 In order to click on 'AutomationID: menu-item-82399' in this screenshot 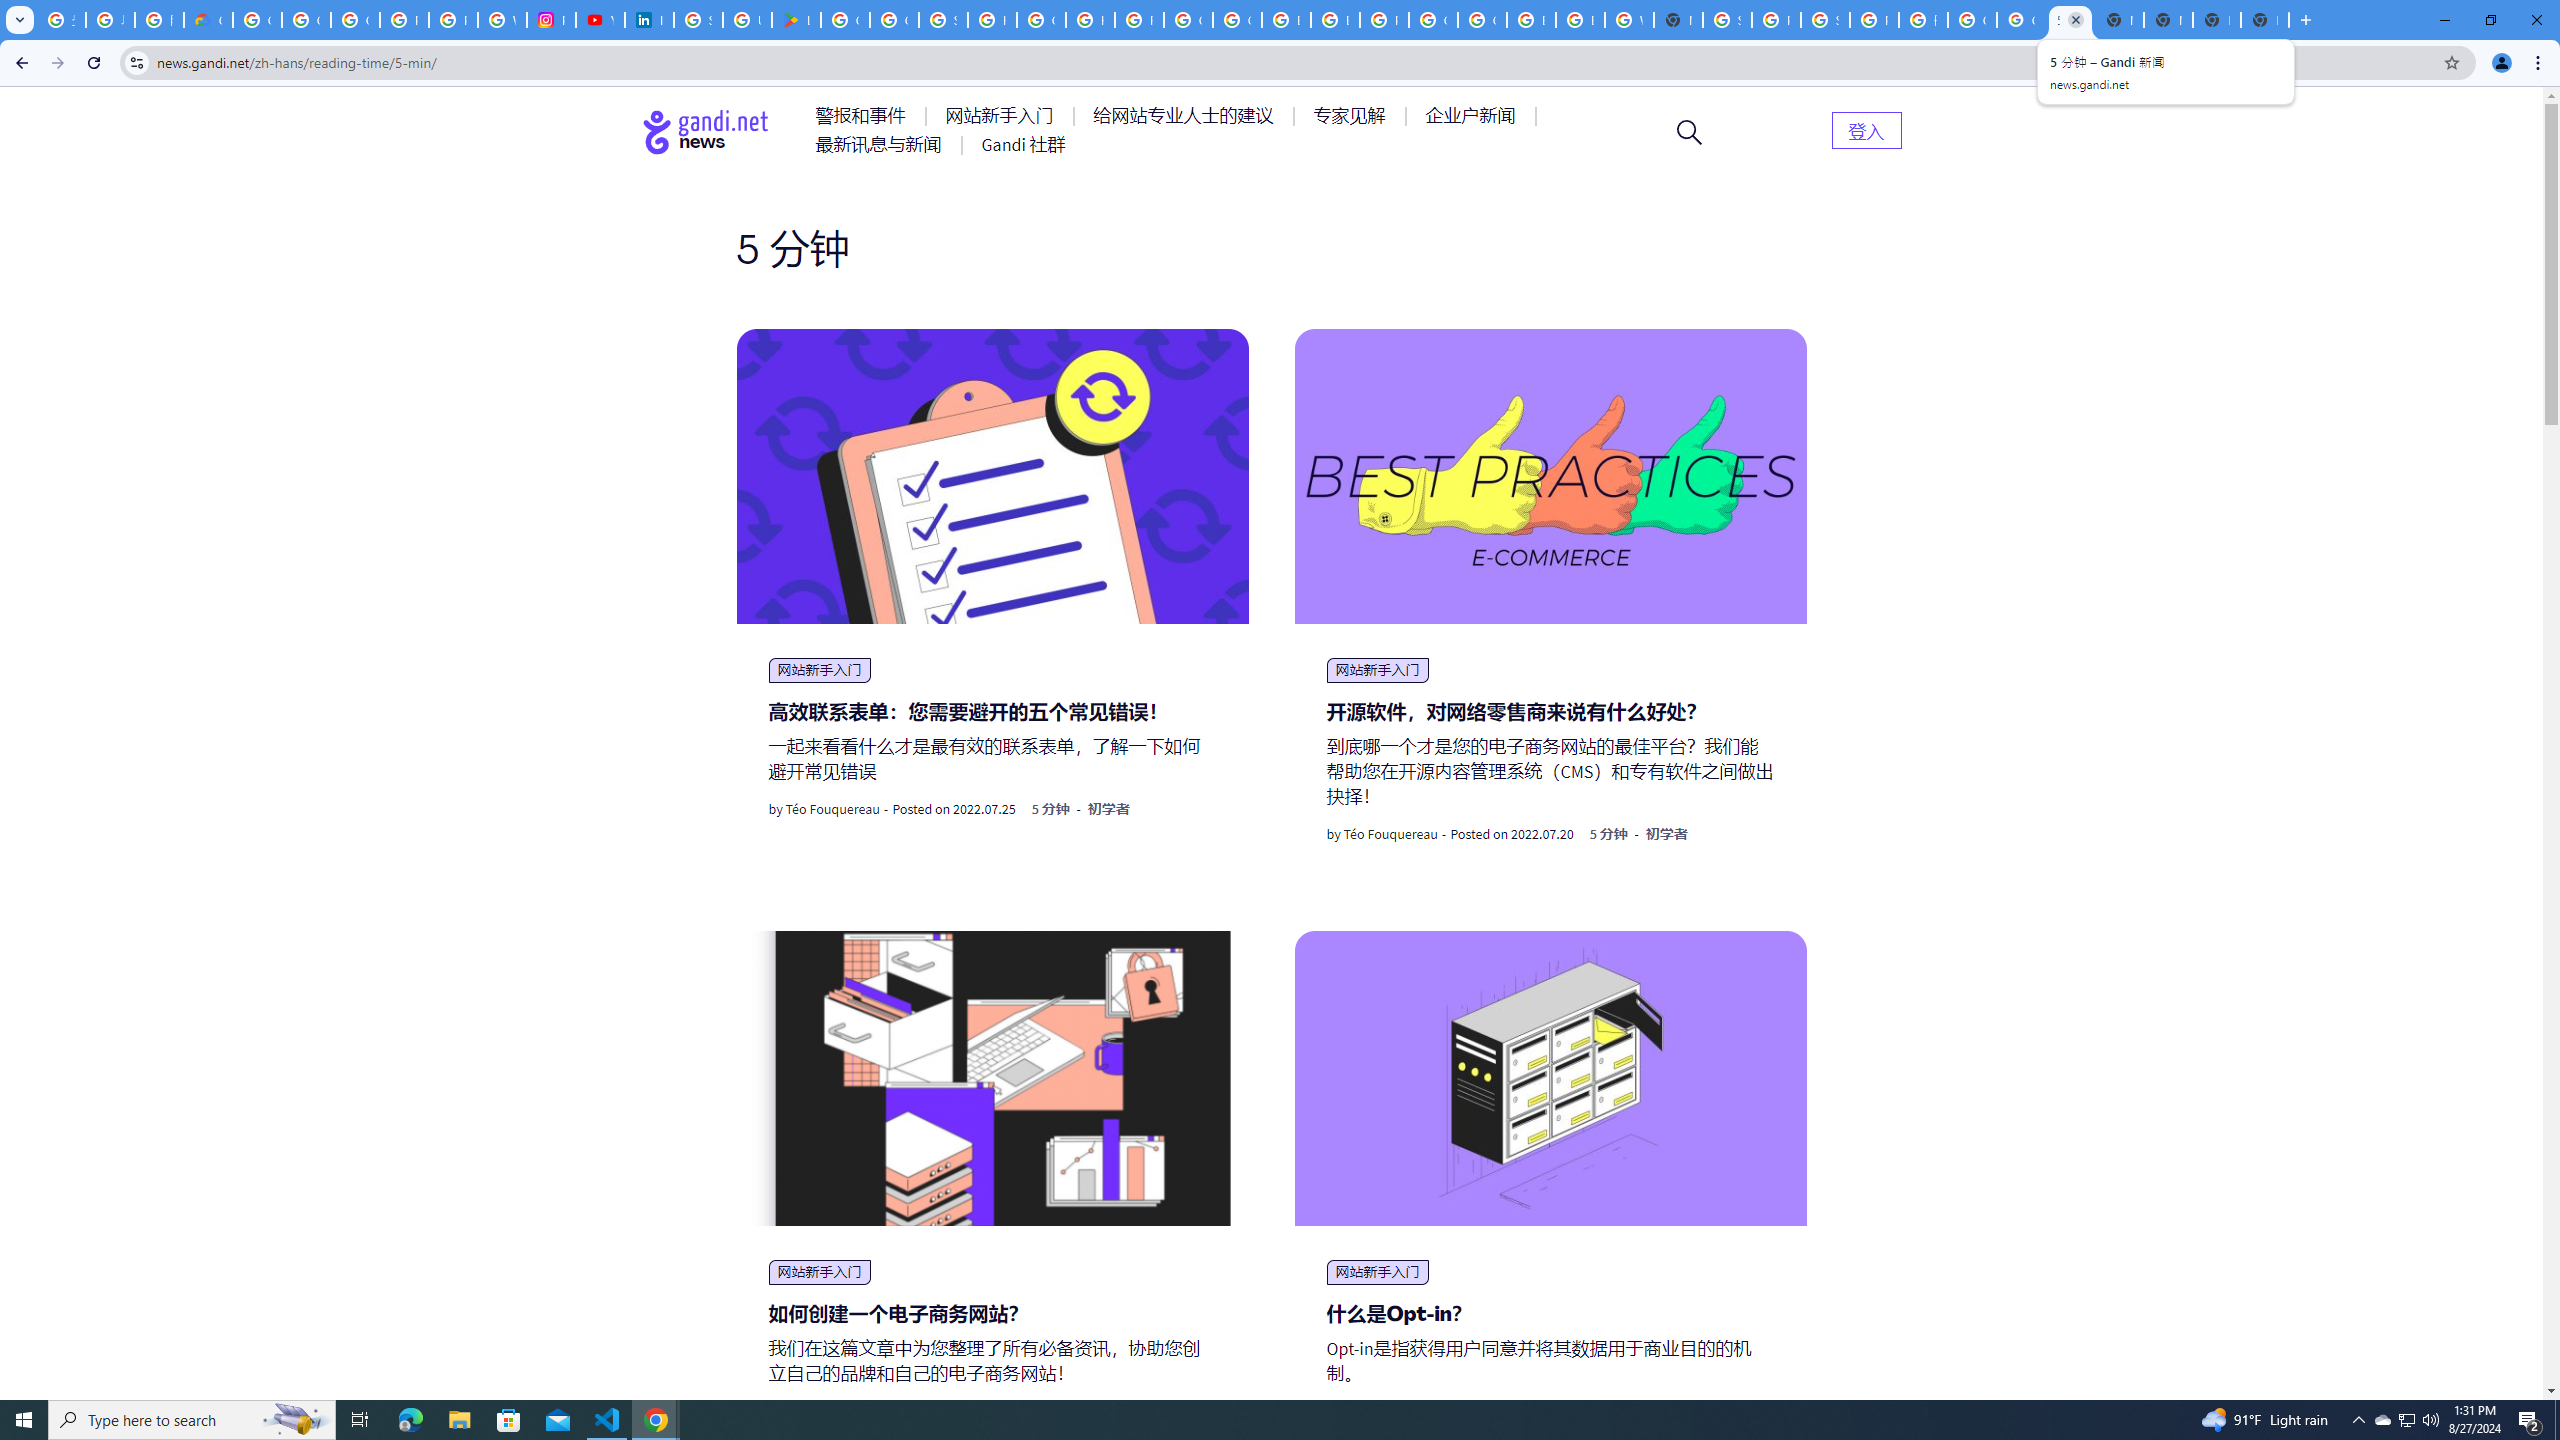, I will do `click(1866, 129)`.